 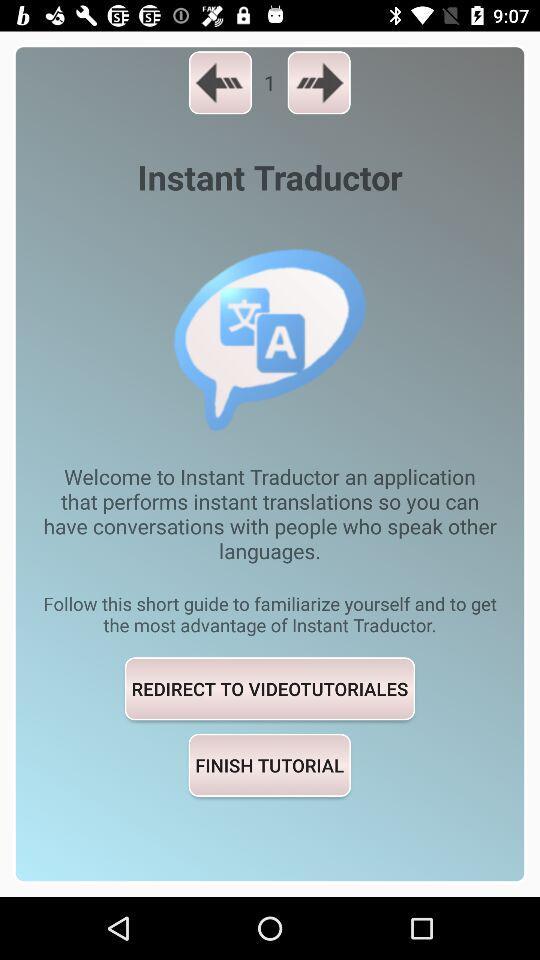 I want to click on finish tutorial icon, so click(x=269, y=764).